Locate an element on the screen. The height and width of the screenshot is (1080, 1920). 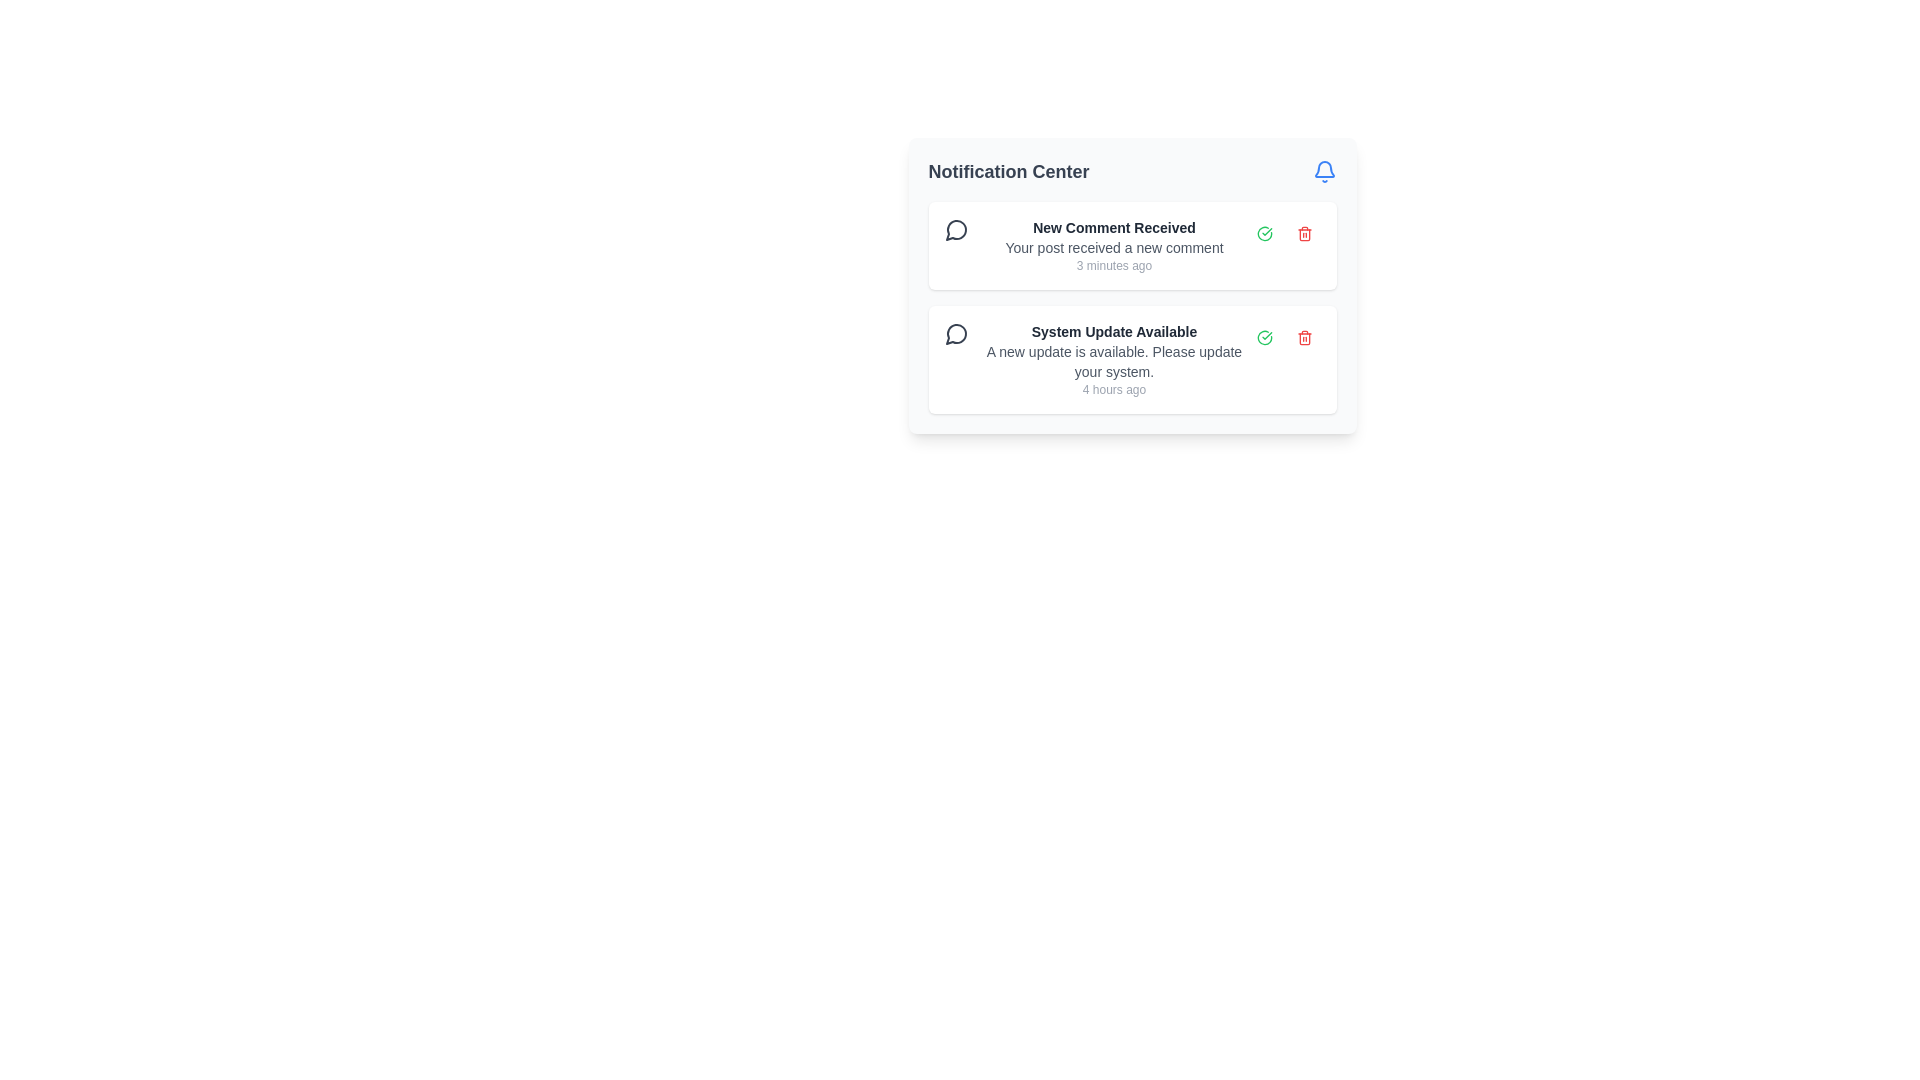
text indicating '4 hours ago' located beneath the notification titled 'System Update Available', which is styled in a small, gray, and light font is located at coordinates (1113, 389).